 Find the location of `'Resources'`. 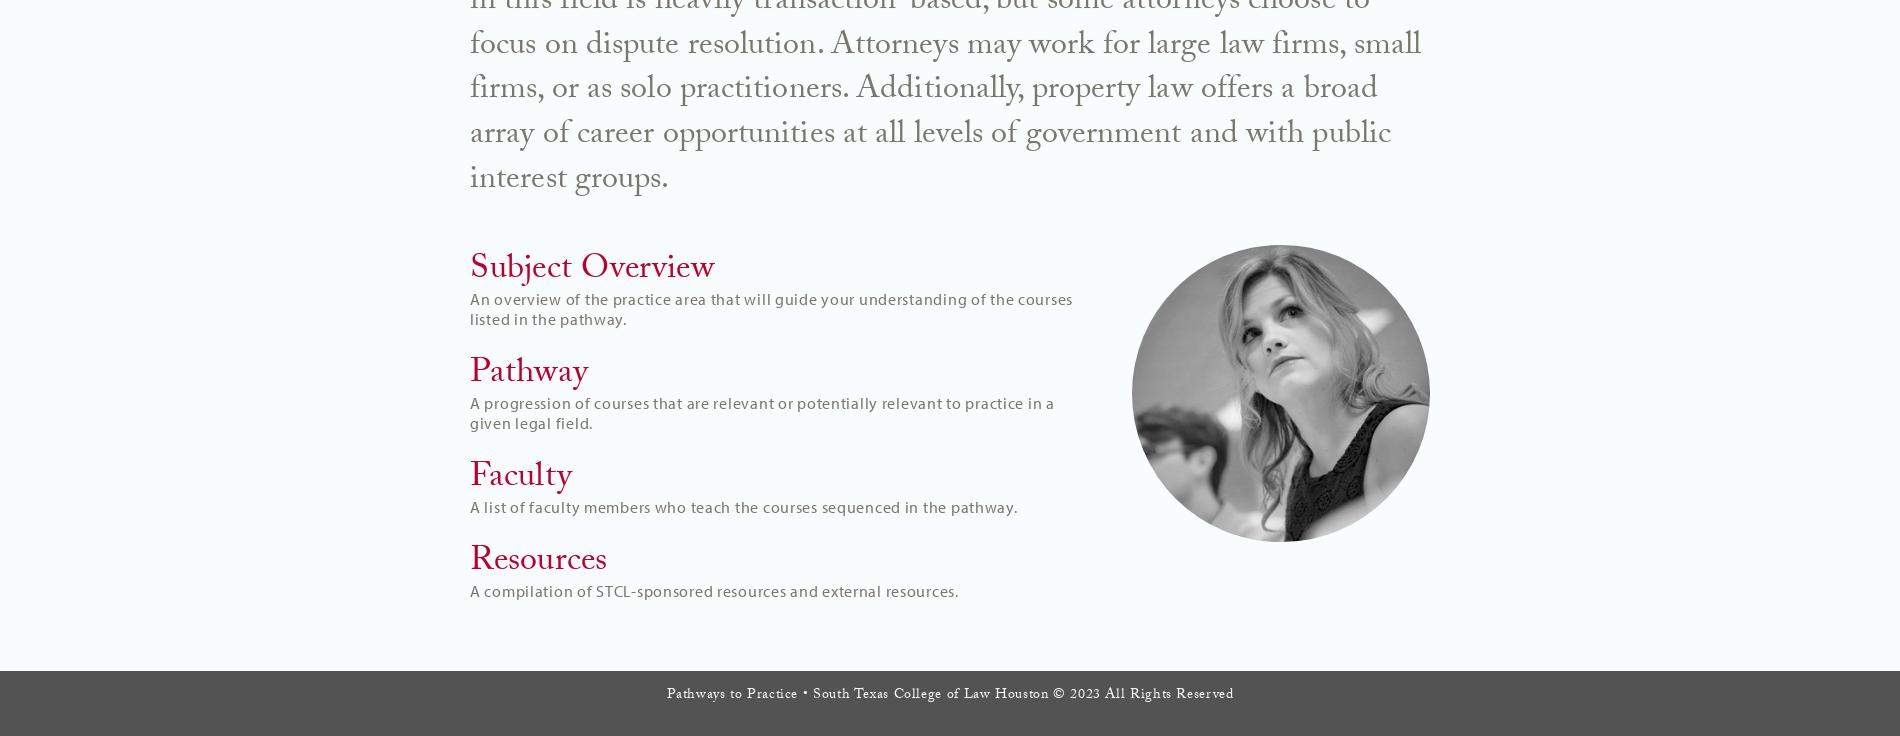

'Resources' is located at coordinates (538, 561).